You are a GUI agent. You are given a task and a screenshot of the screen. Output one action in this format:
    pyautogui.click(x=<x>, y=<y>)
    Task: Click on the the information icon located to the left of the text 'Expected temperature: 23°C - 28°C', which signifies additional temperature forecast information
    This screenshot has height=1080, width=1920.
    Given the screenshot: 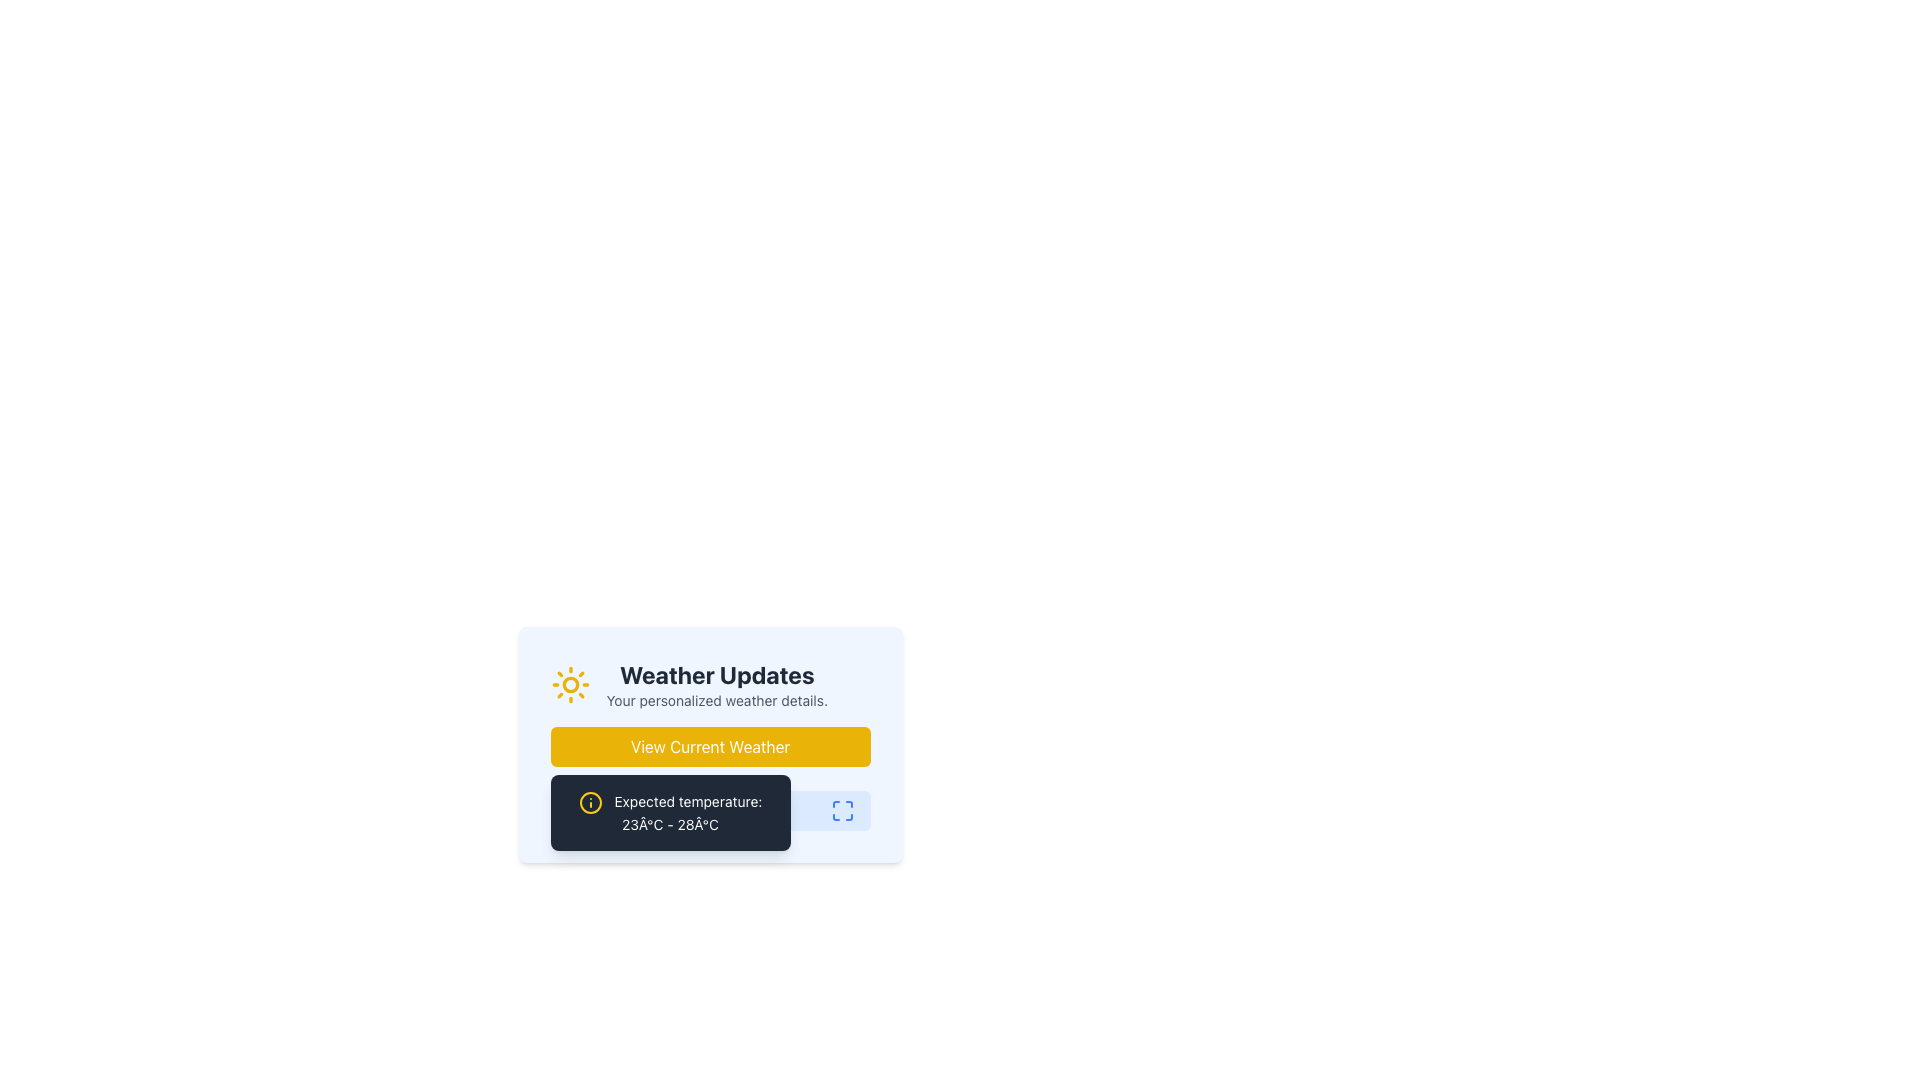 What is the action you would take?
    pyautogui.click(x=589, y=801)
    